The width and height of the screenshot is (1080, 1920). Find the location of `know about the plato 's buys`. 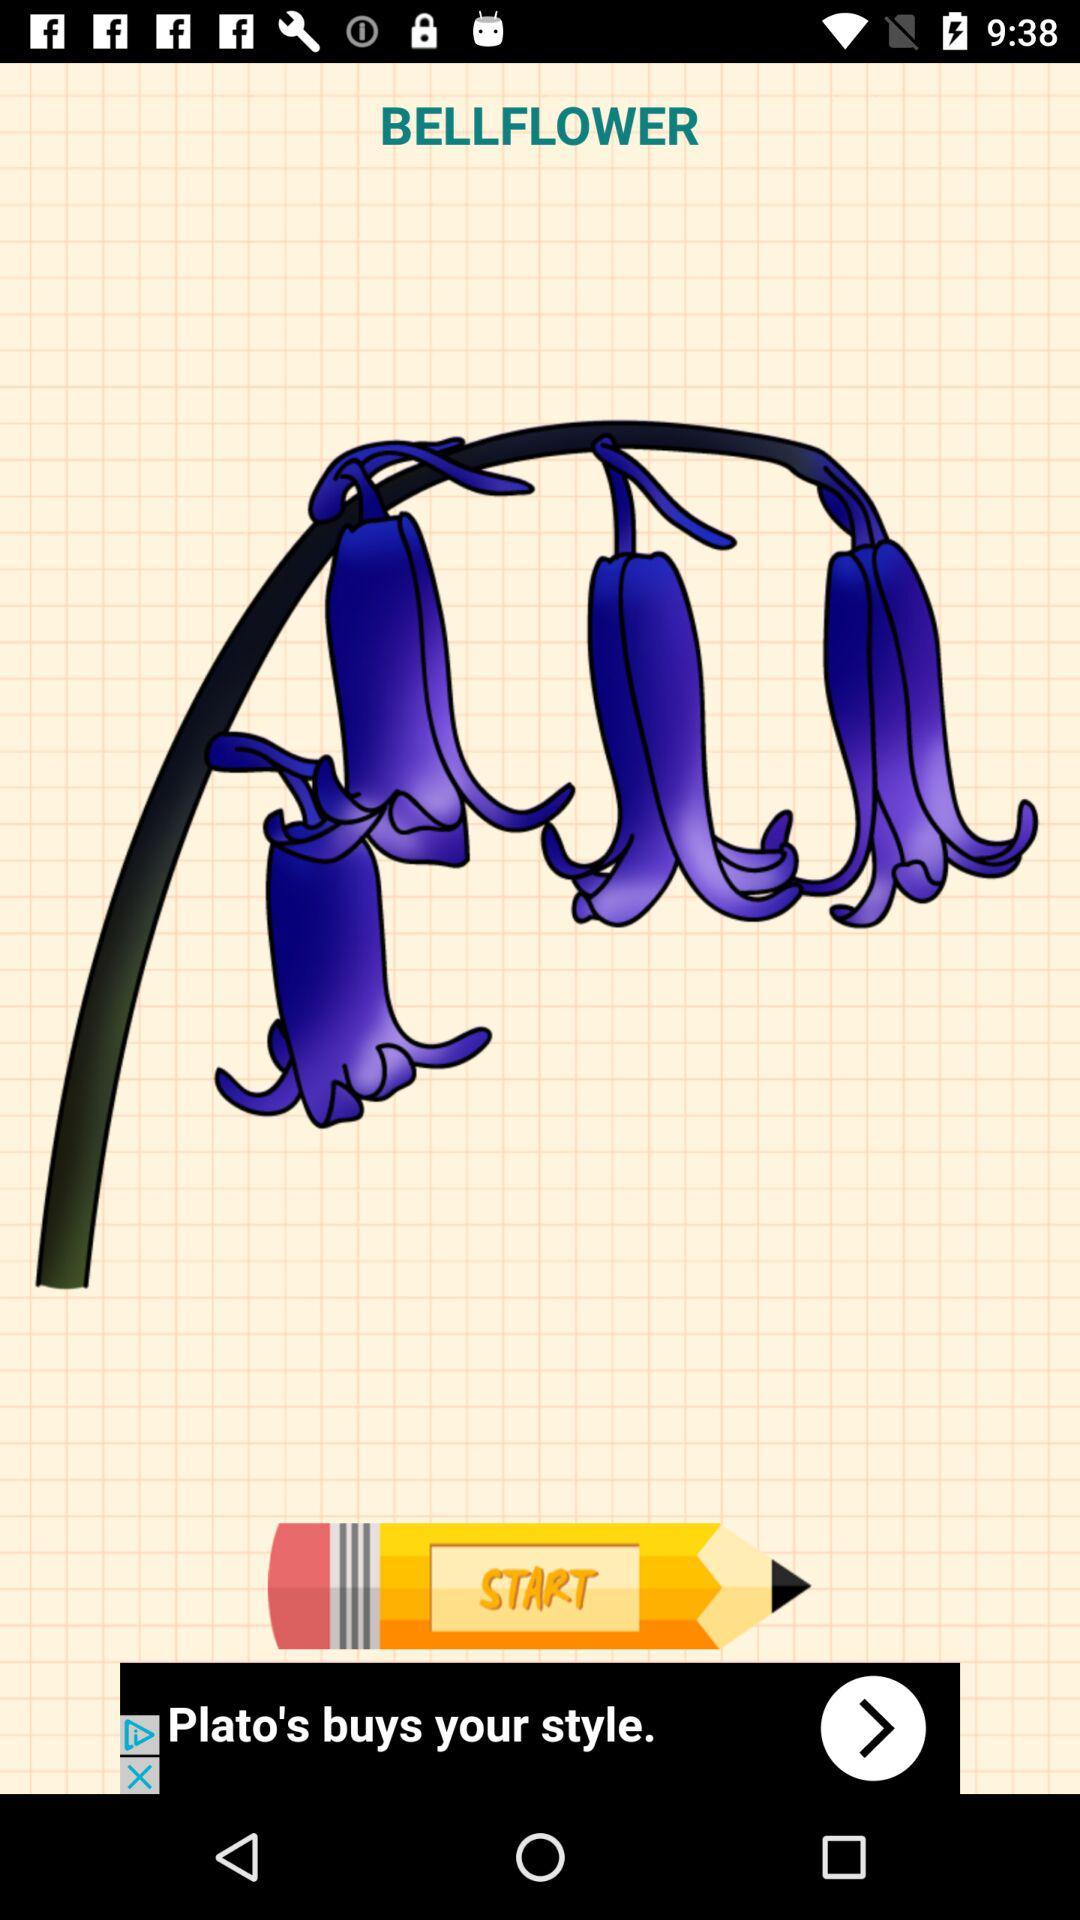

know about the plato 's buys is located at coordinates (540, 1727).